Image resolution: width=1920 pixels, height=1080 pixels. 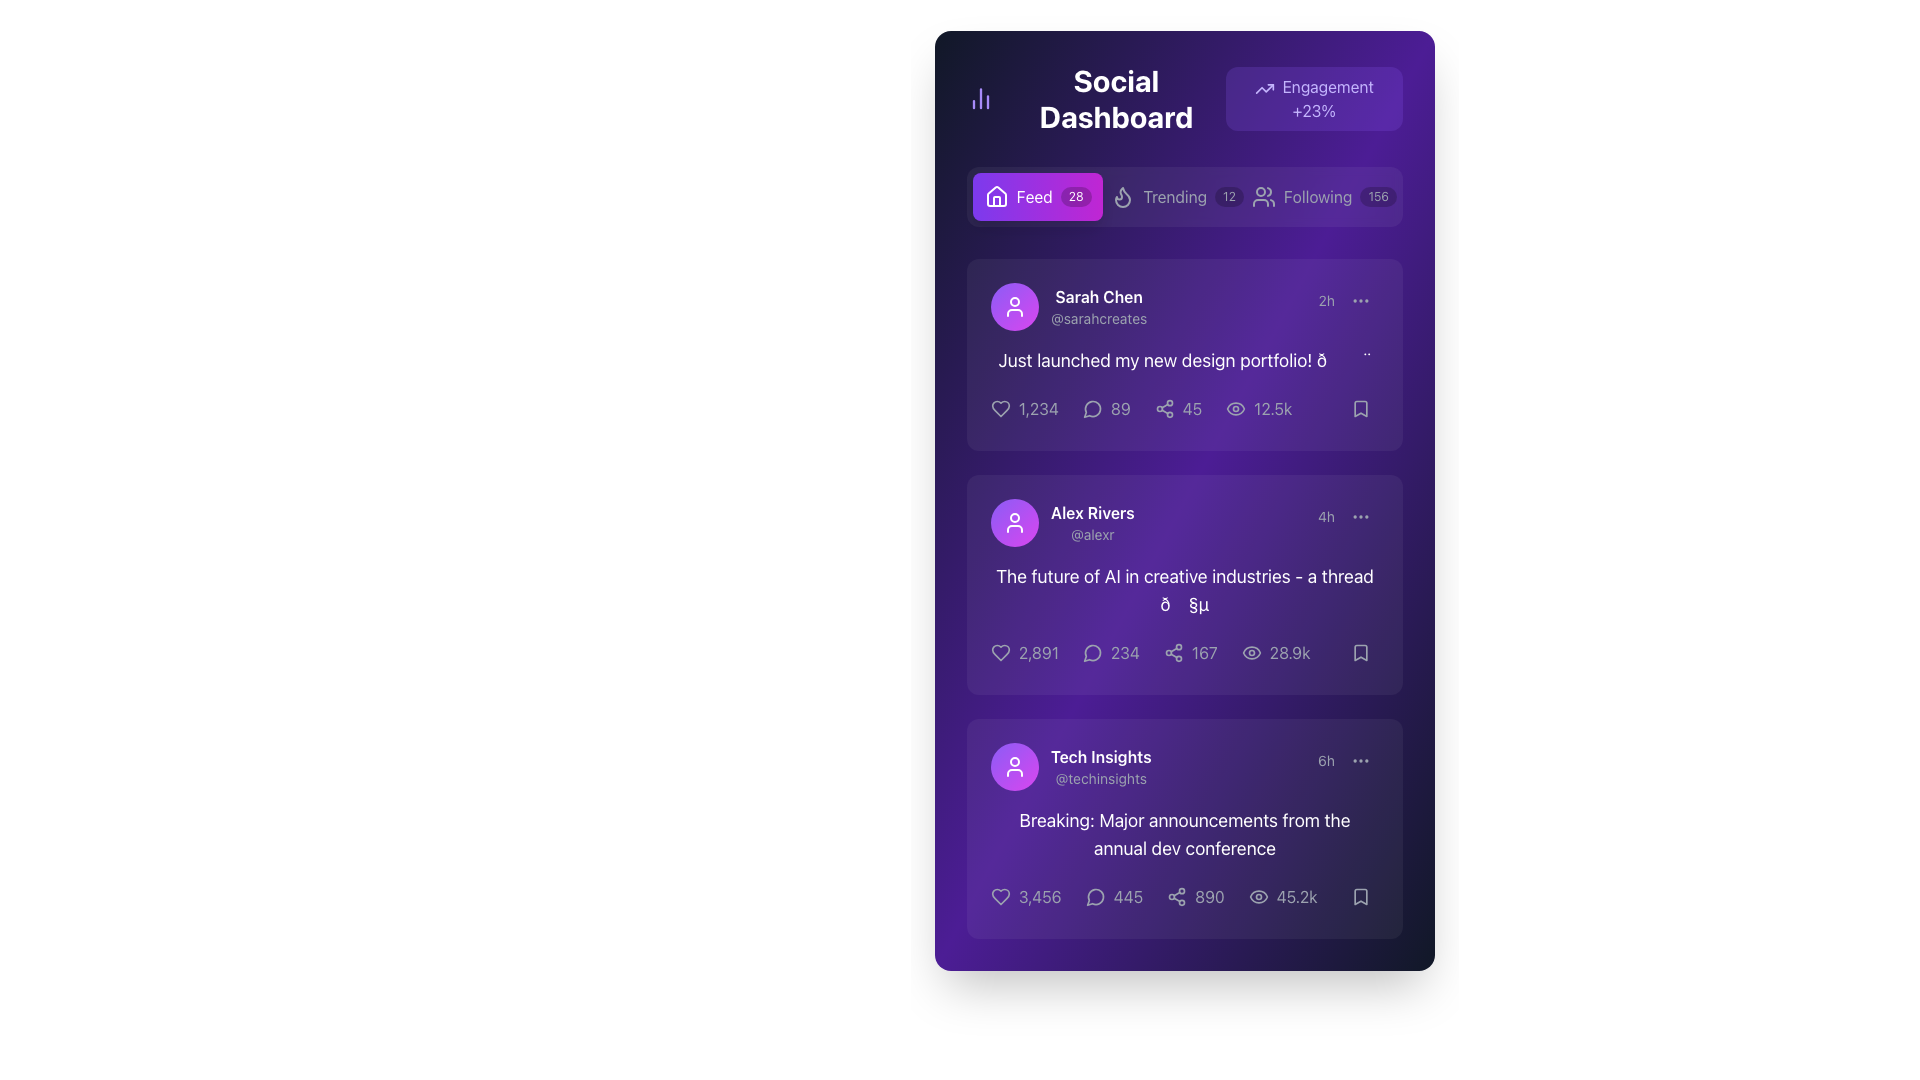 I want to click on username '@techinsights' from the text label positioned directly below the 'Tech Insights' text in the third card of the list on the dashboard, so click(x=1100, y=778).